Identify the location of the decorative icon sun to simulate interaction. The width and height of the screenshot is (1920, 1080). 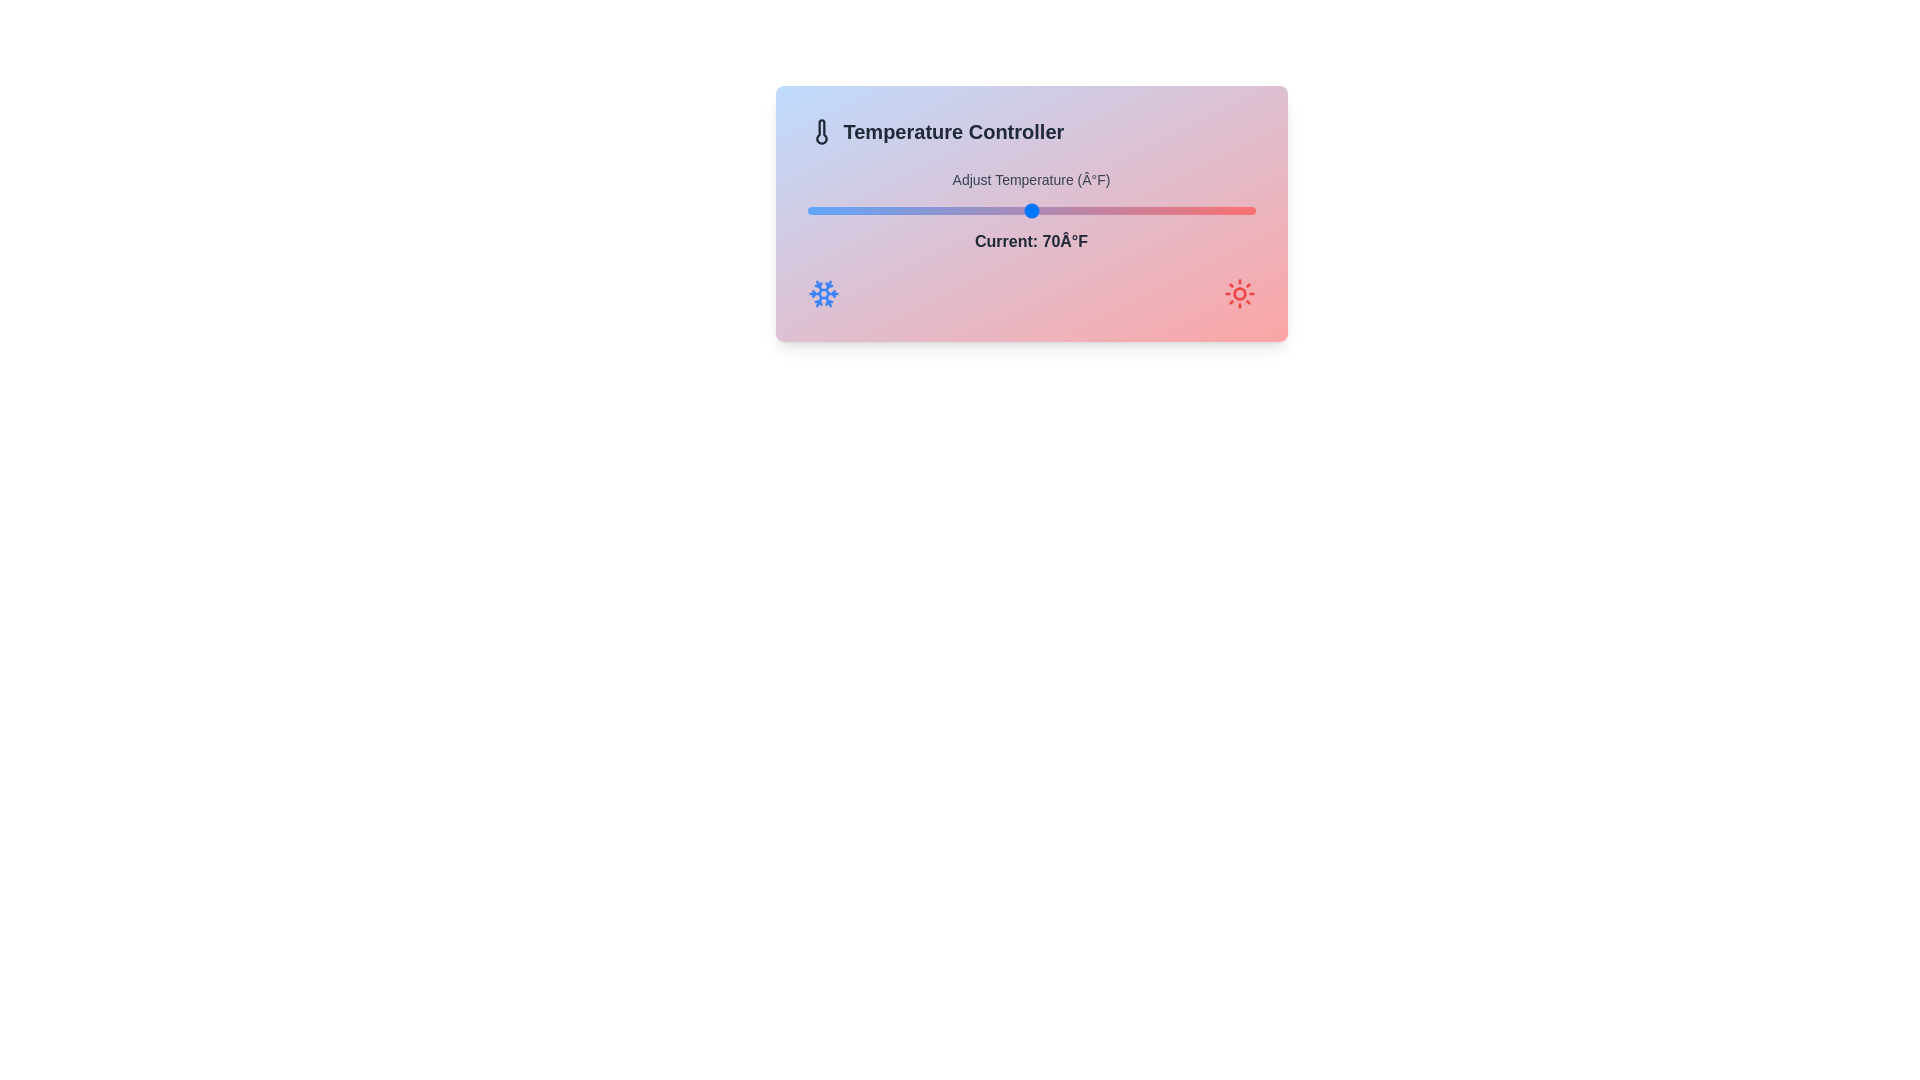
(1238, 293).